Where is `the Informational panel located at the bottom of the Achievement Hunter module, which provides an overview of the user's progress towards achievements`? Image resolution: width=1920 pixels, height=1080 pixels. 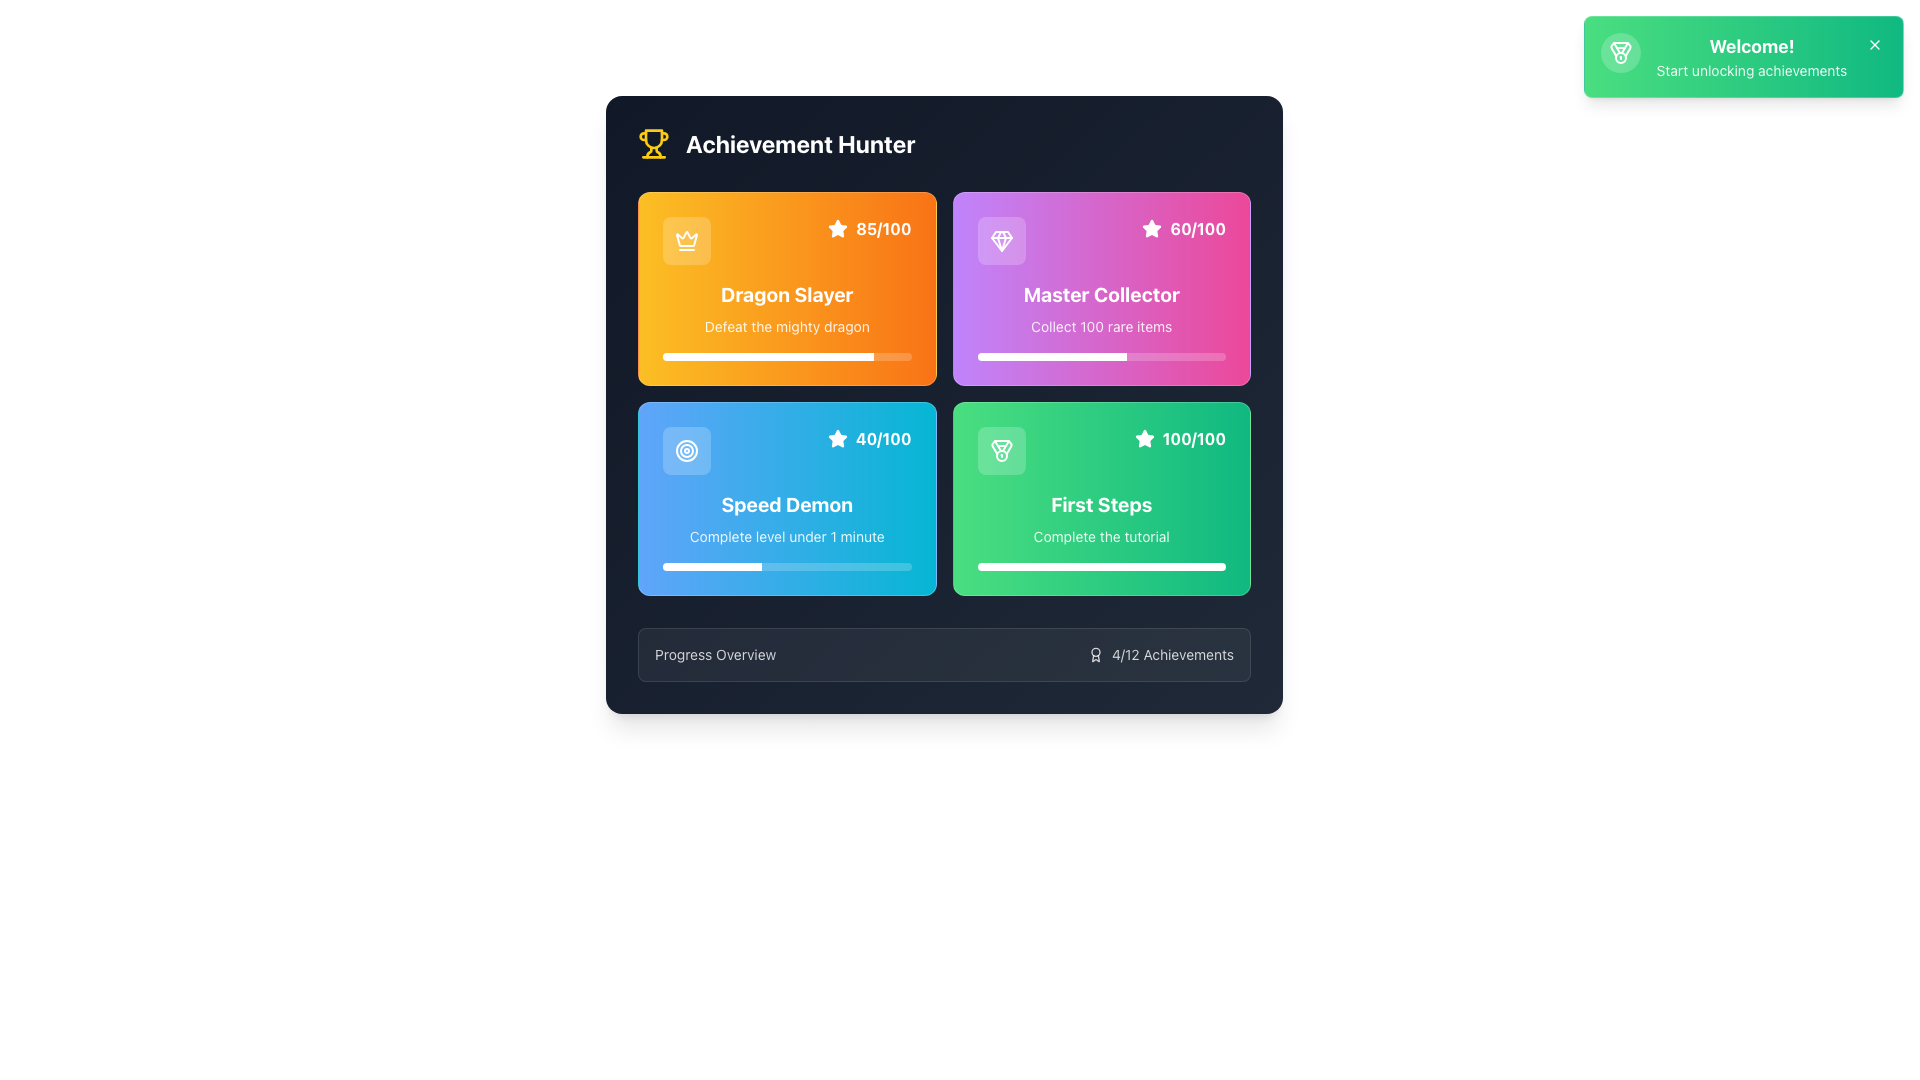 the Informational panel located at the bottom of the Achievement Hunter module, which provides an overview of the user's progress towards achievements is located at coordinates (943, 655).